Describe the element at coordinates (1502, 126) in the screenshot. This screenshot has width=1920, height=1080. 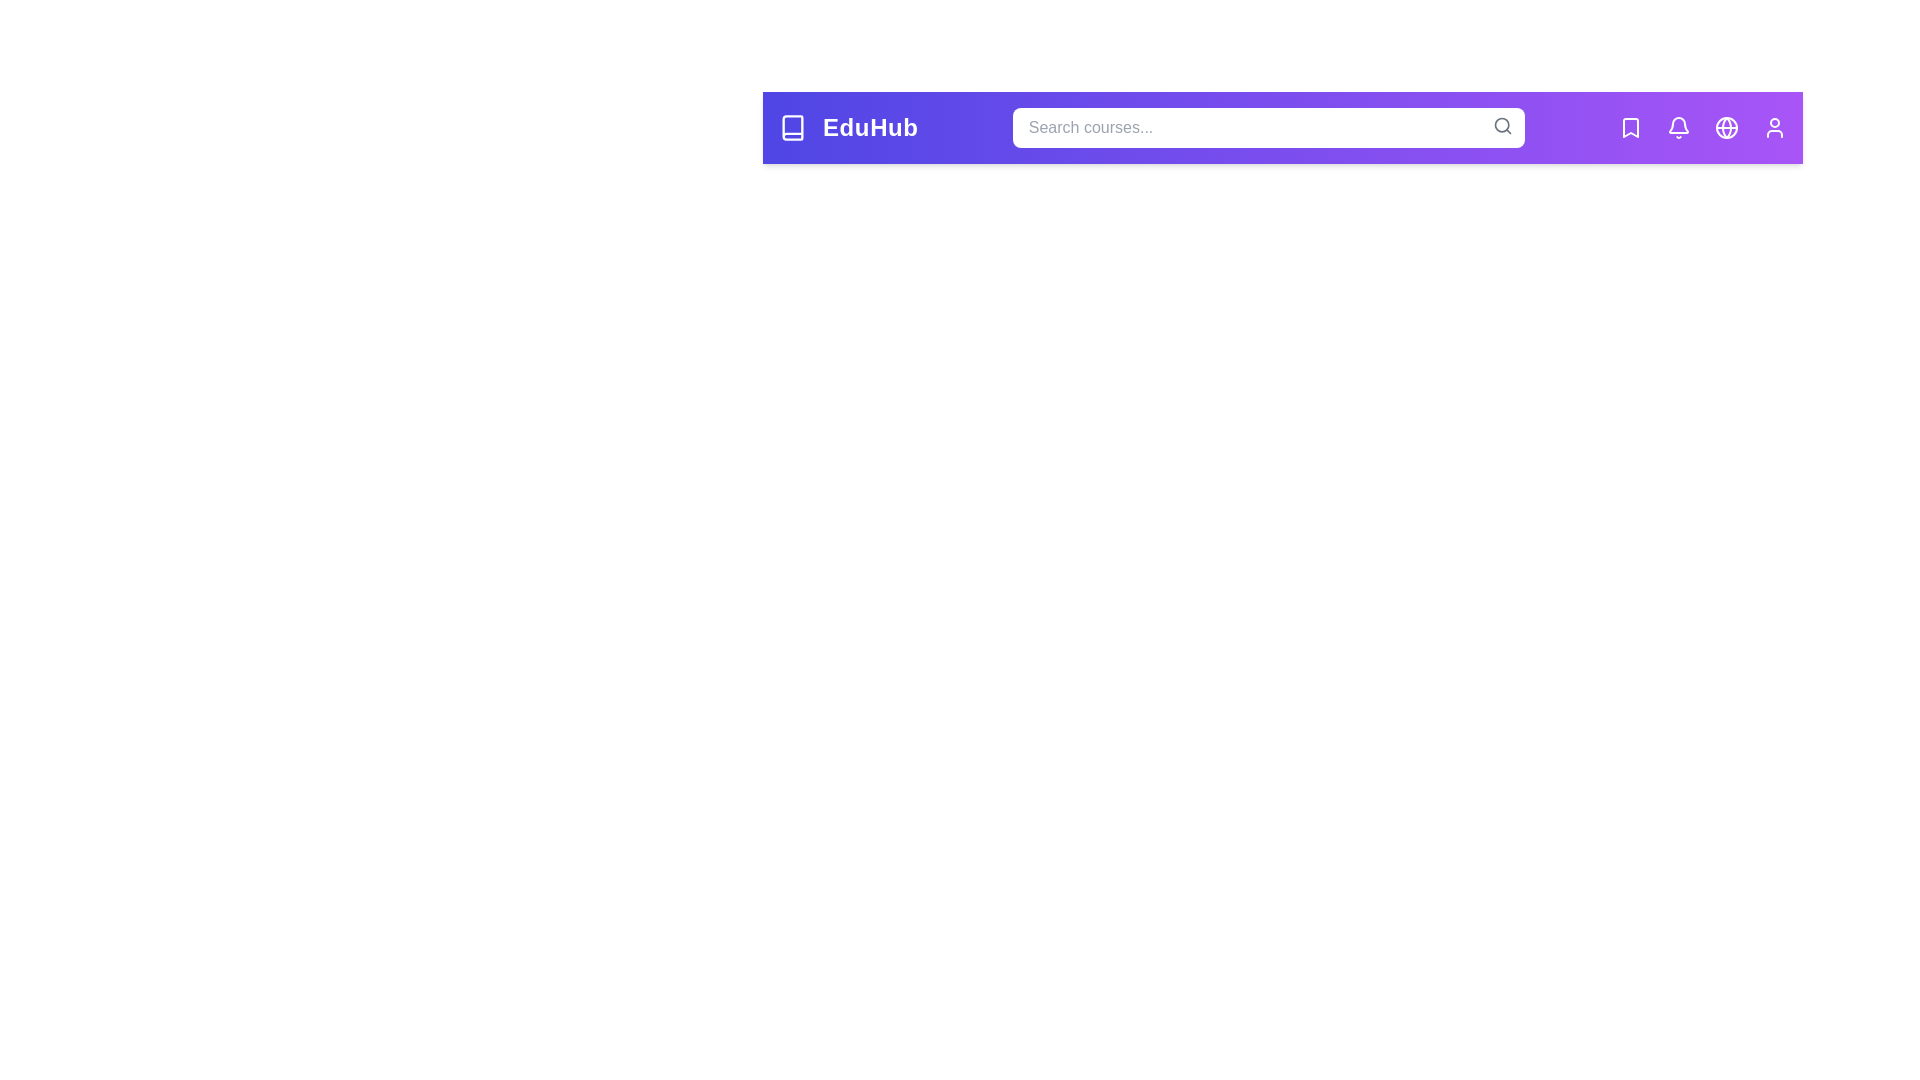
I see `the search icon to initiate a search` at that location.